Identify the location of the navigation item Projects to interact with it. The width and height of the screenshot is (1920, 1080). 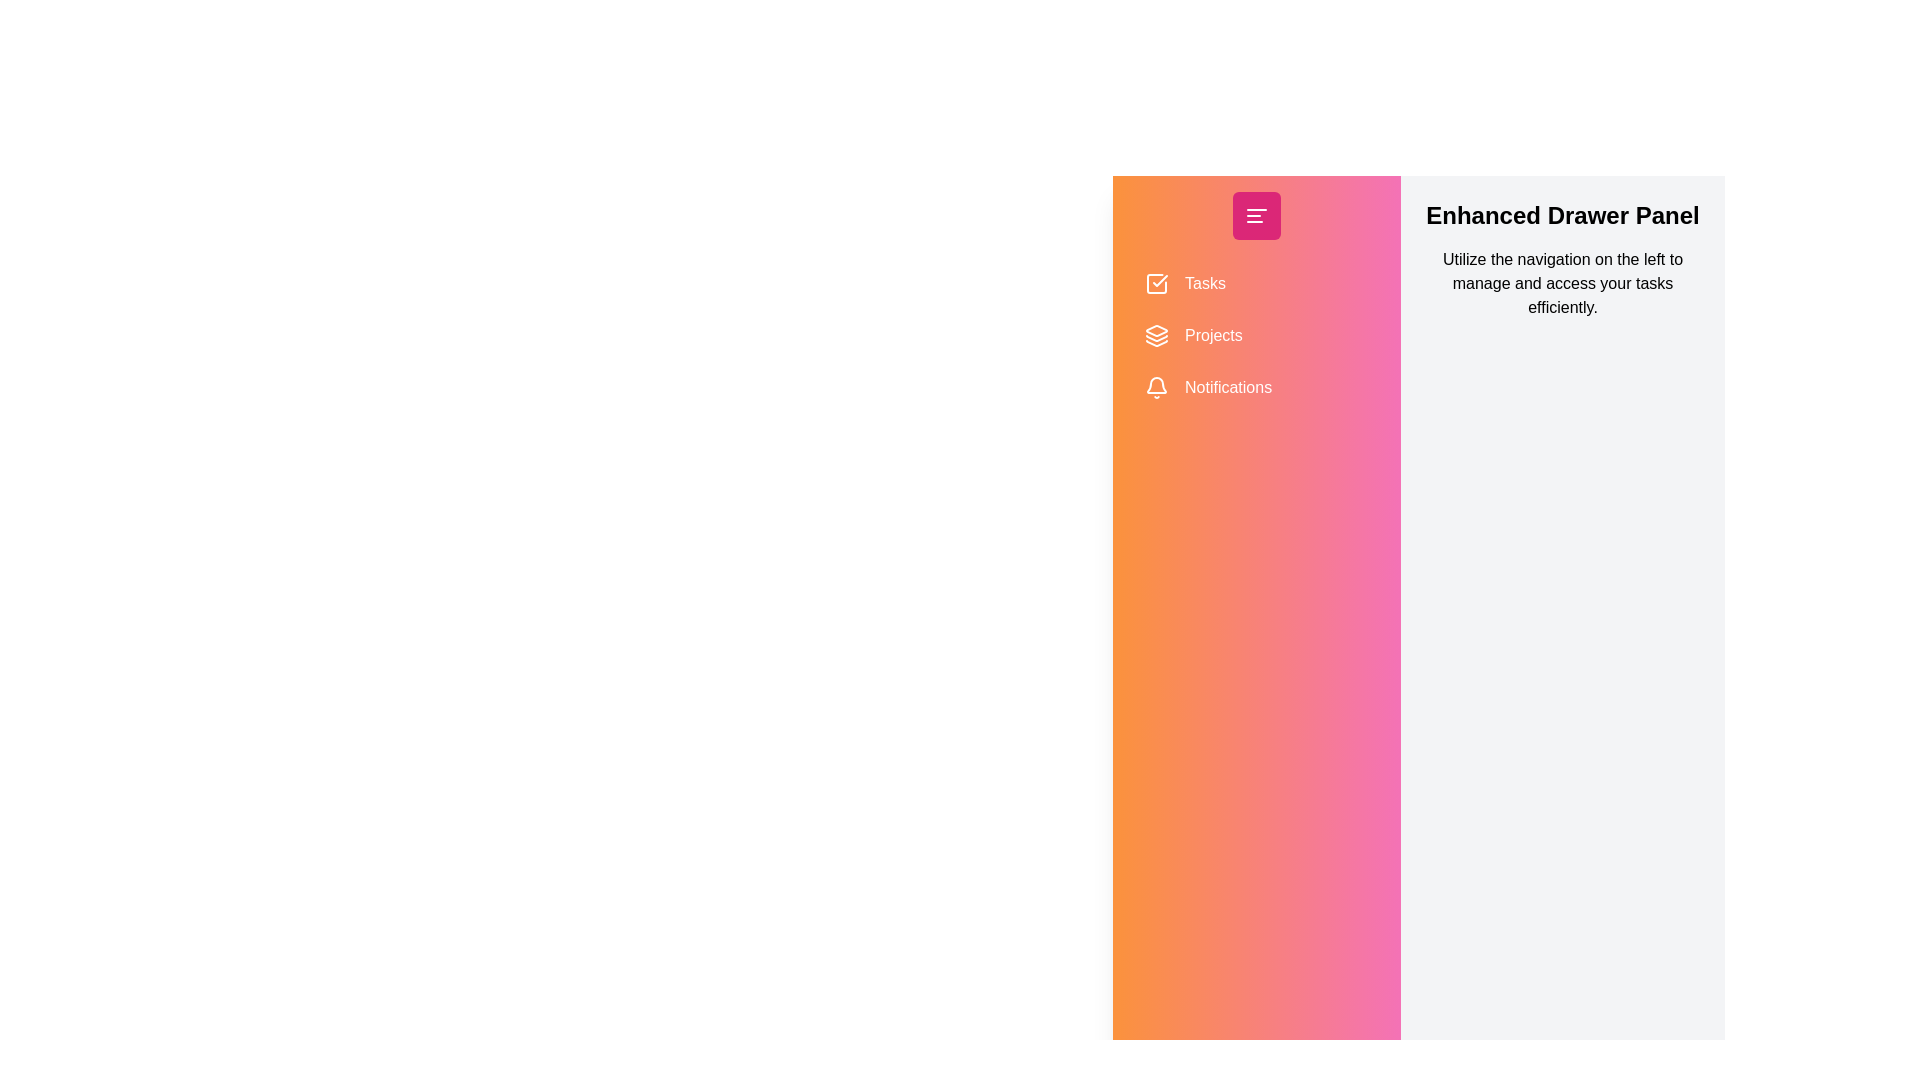
(1256, 334).